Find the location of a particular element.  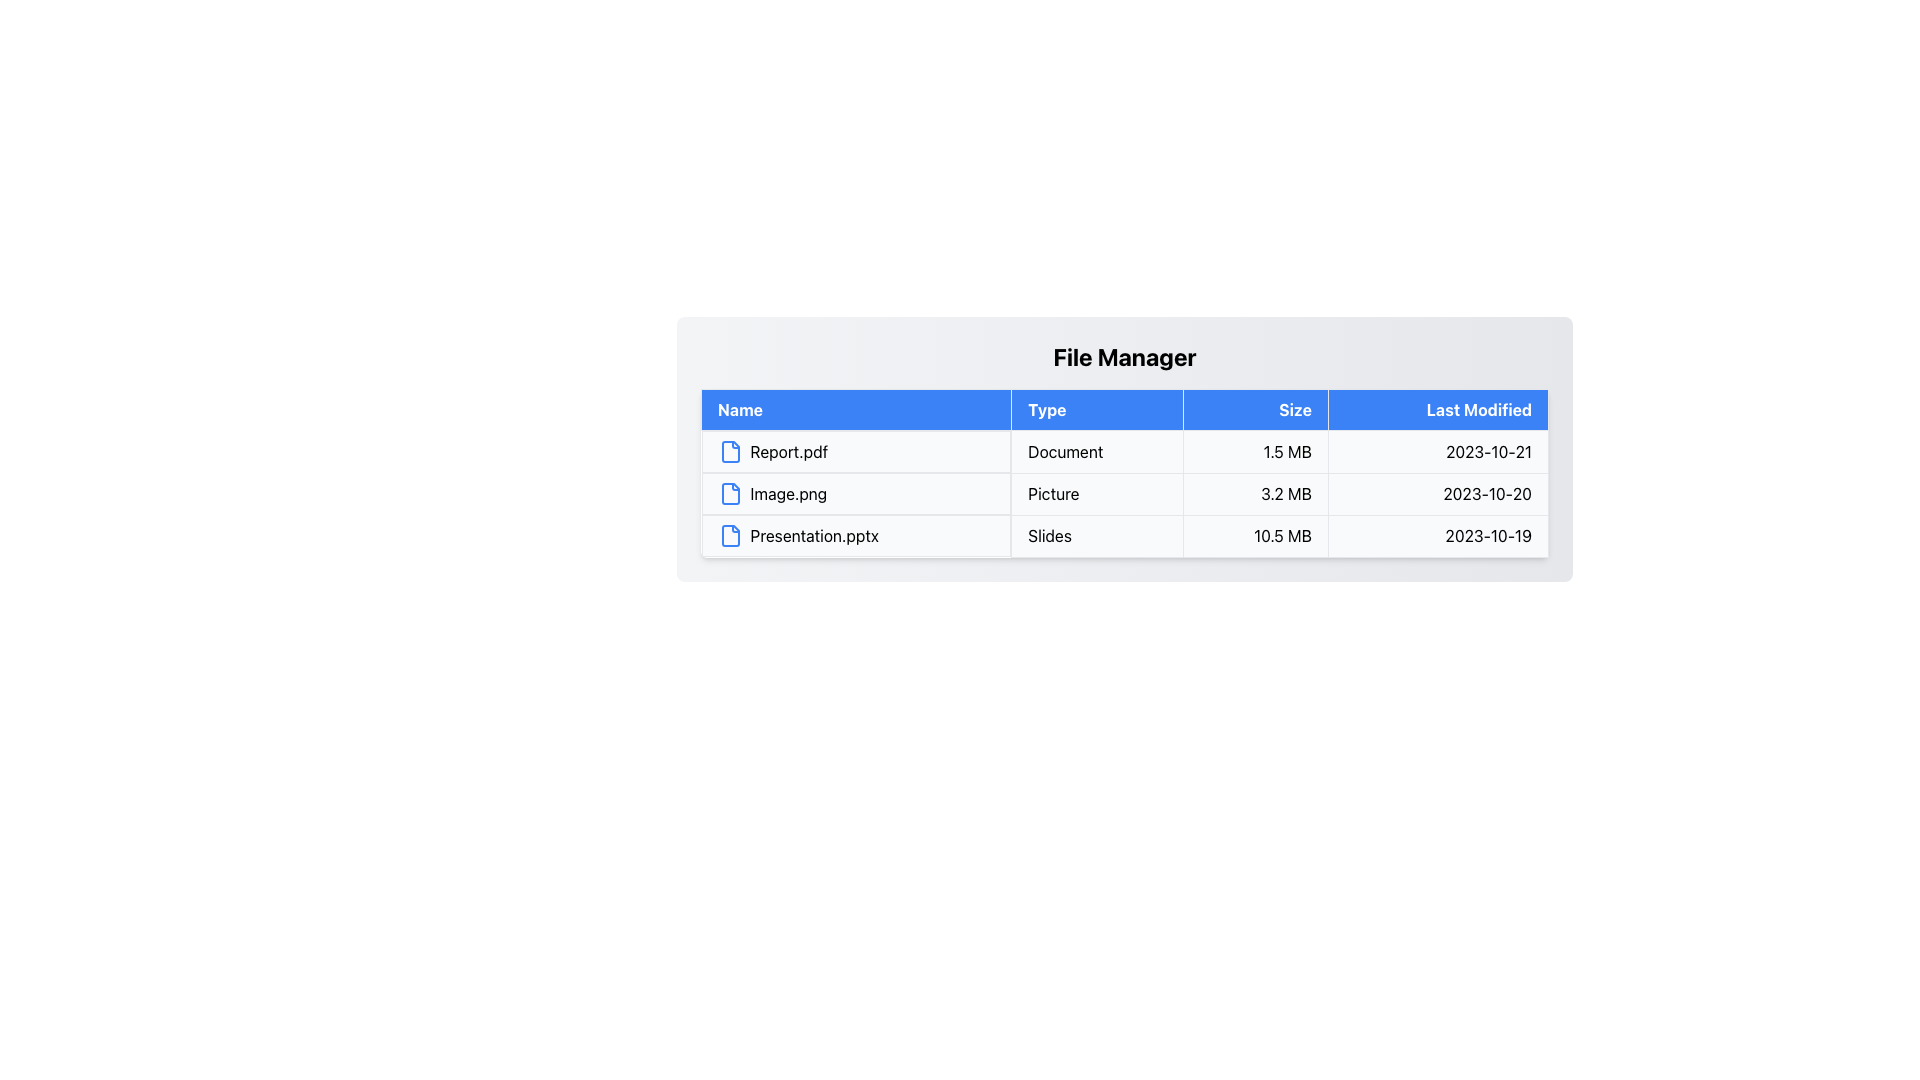

the table header cell displaying 'Last Modified', which is the last column header in the data table with a blue background and white text aligned to the right is located at coordinates (1437, 408).